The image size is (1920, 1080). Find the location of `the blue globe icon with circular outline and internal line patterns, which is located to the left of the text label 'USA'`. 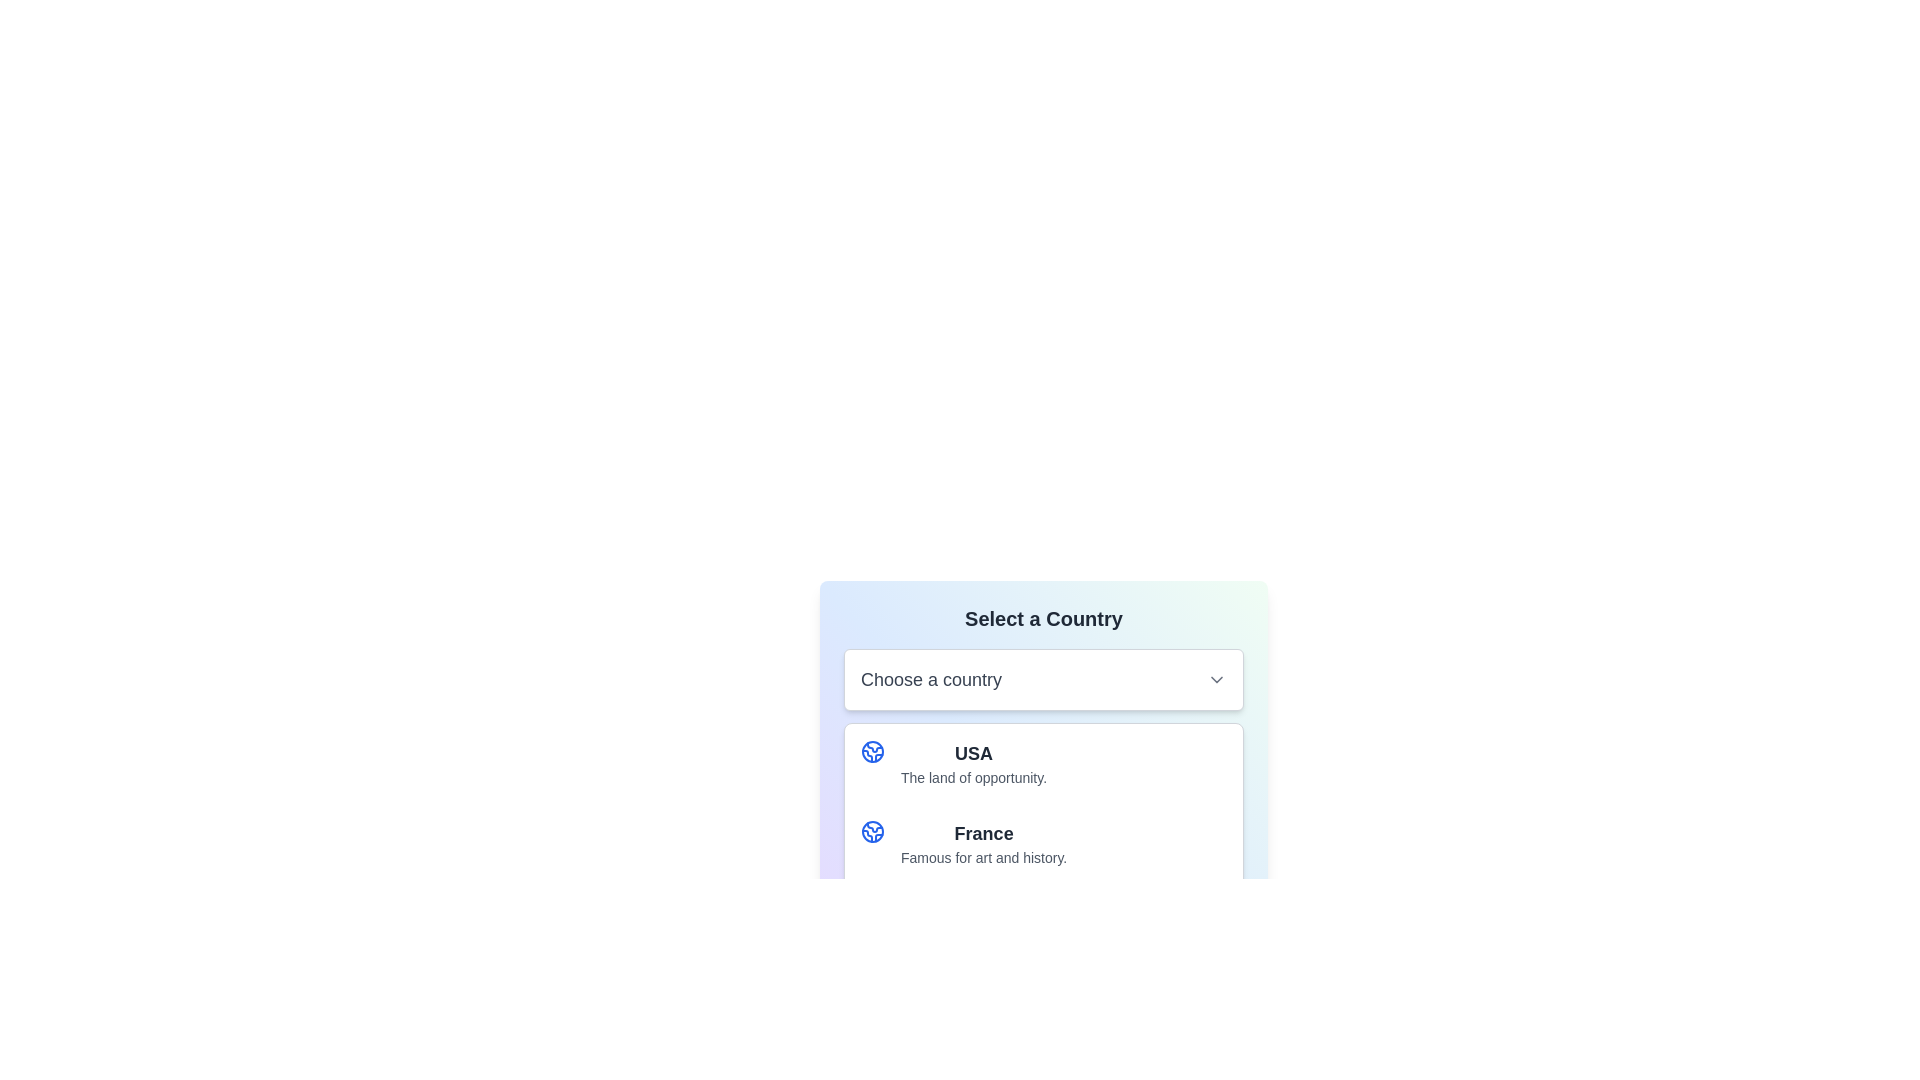

the blue globe icon with circular outline and internal line patterns, which is located to the left of the text label 'USA' is located at coordinates (873, 752).